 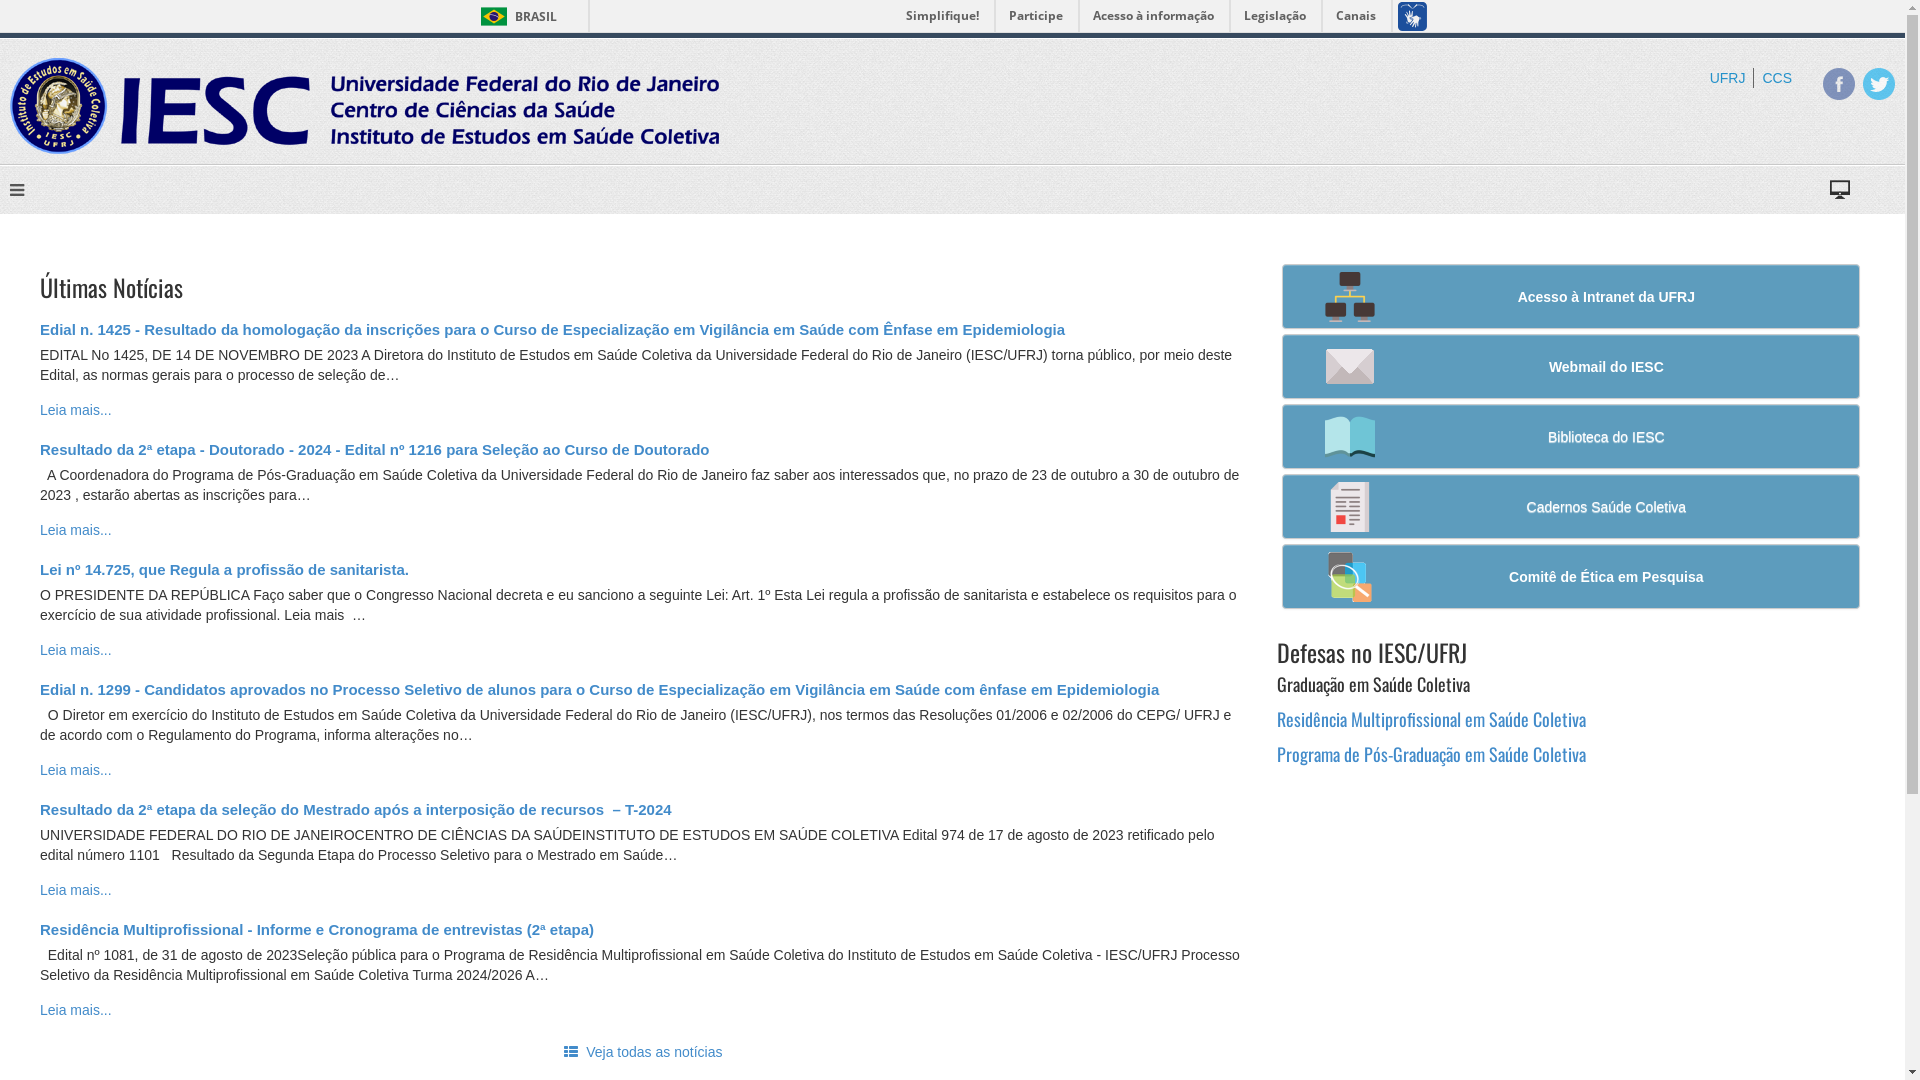 I want to click on 'BRASIL', so click(x=514, y=16).